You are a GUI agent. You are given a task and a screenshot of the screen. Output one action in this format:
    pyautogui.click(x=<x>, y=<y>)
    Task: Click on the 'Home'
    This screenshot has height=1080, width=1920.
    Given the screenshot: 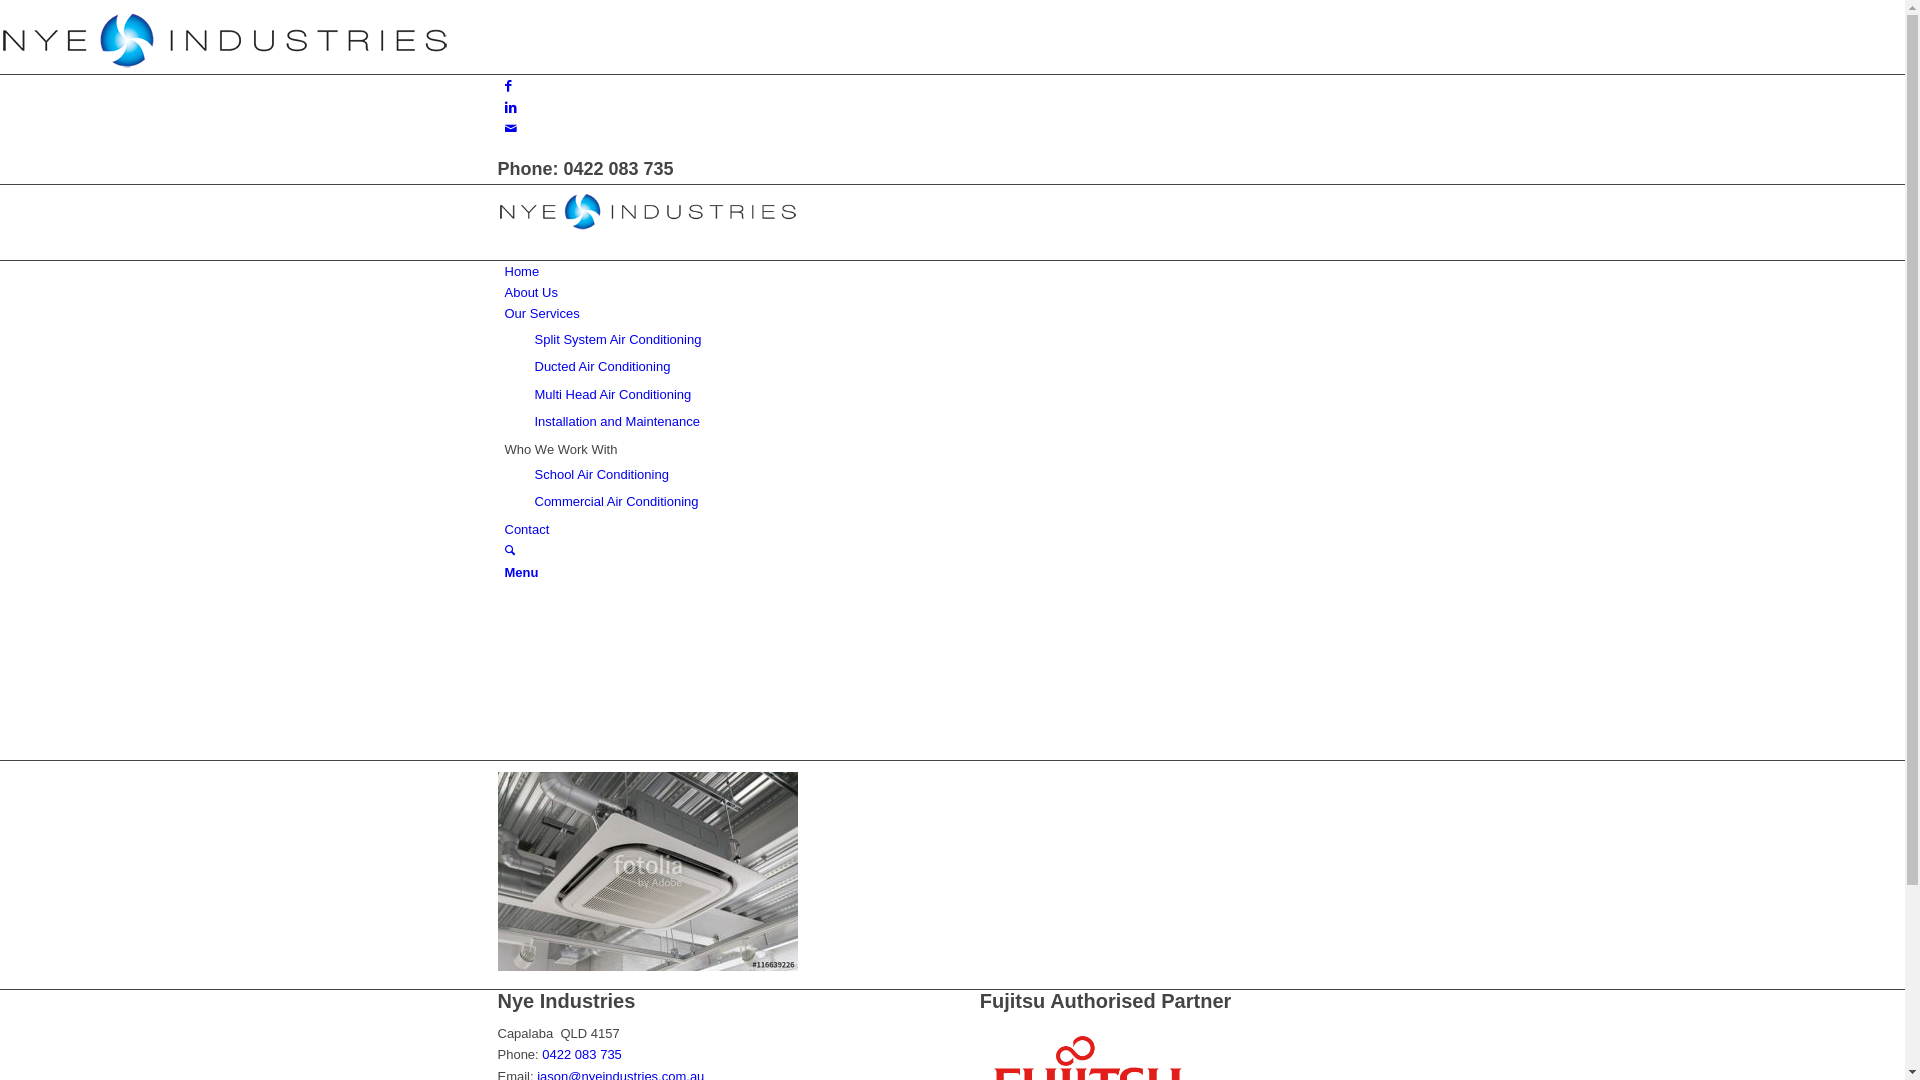 What is the action you would take?
    pyautogui.click(x=504, y=271)
    